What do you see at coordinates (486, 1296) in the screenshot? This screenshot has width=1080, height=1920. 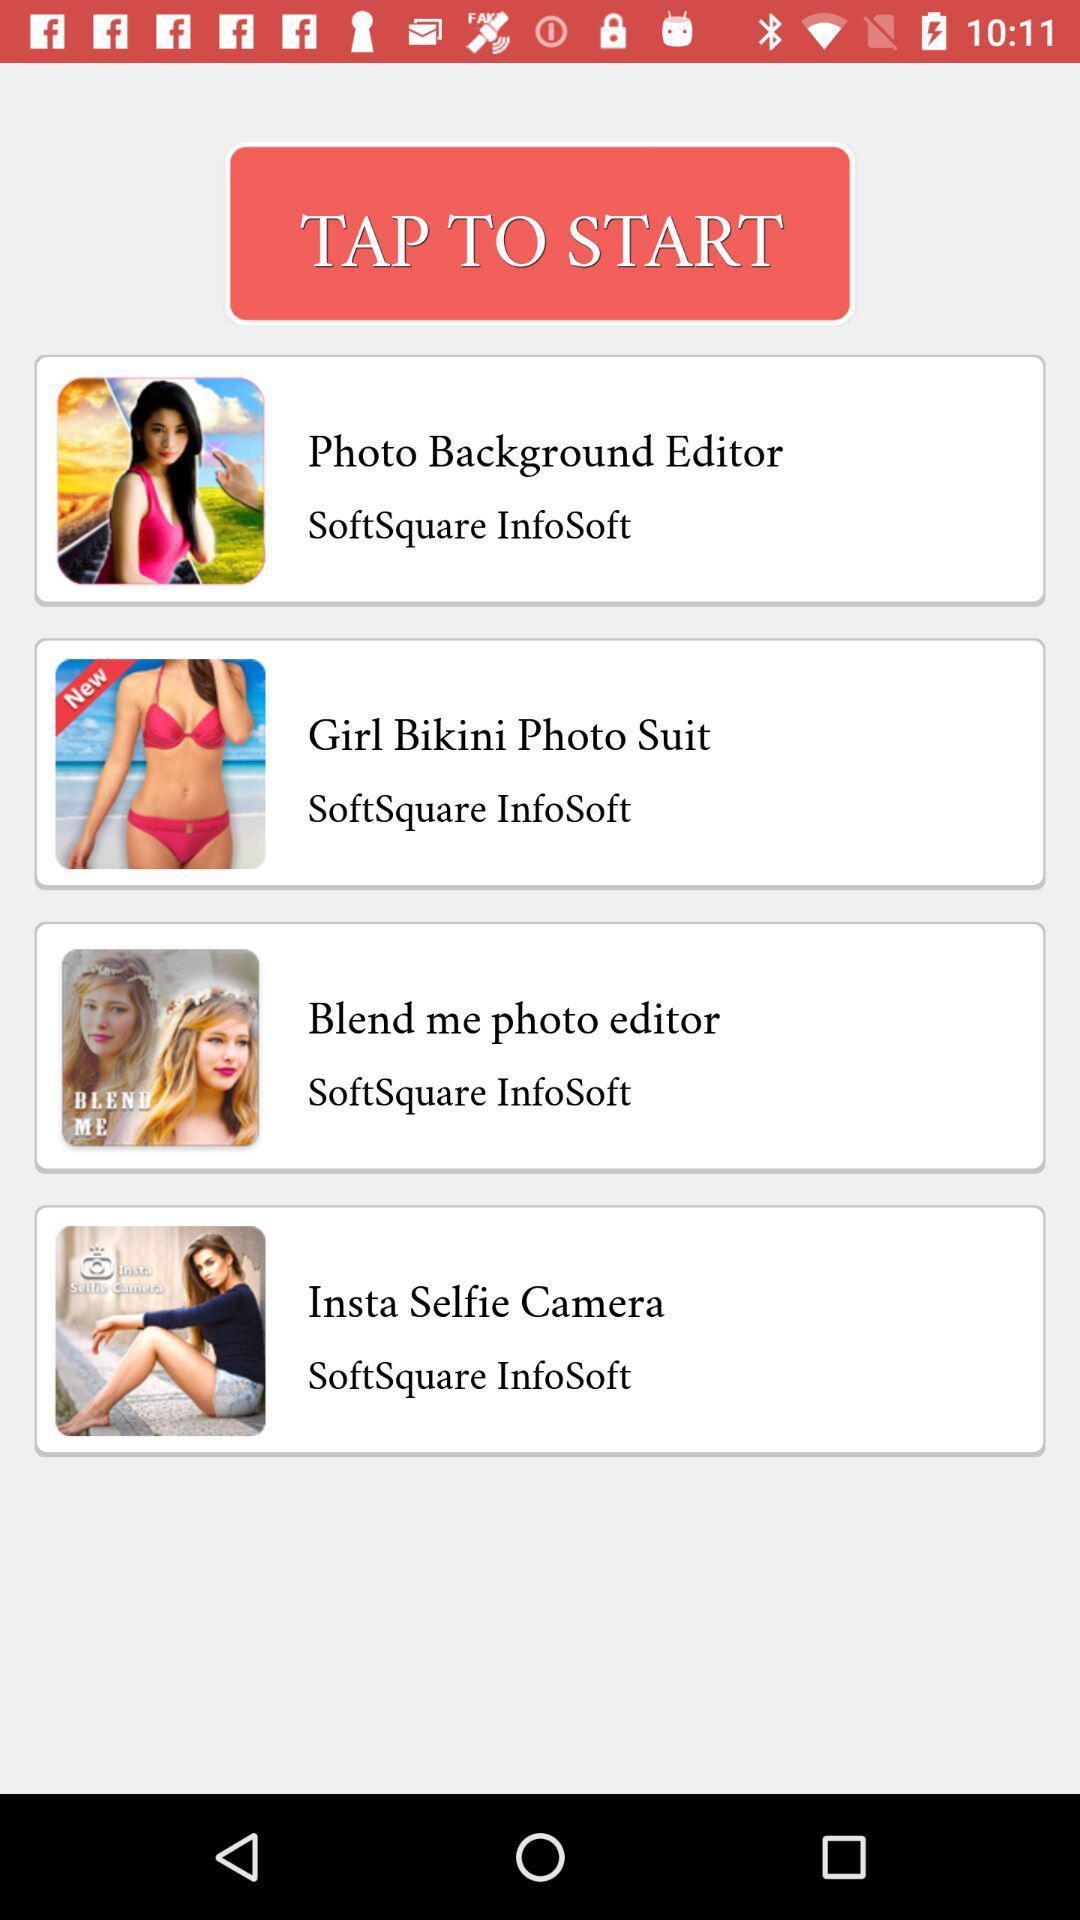 I see `the insta selfie camera item` at bounding box center [486, 1296].